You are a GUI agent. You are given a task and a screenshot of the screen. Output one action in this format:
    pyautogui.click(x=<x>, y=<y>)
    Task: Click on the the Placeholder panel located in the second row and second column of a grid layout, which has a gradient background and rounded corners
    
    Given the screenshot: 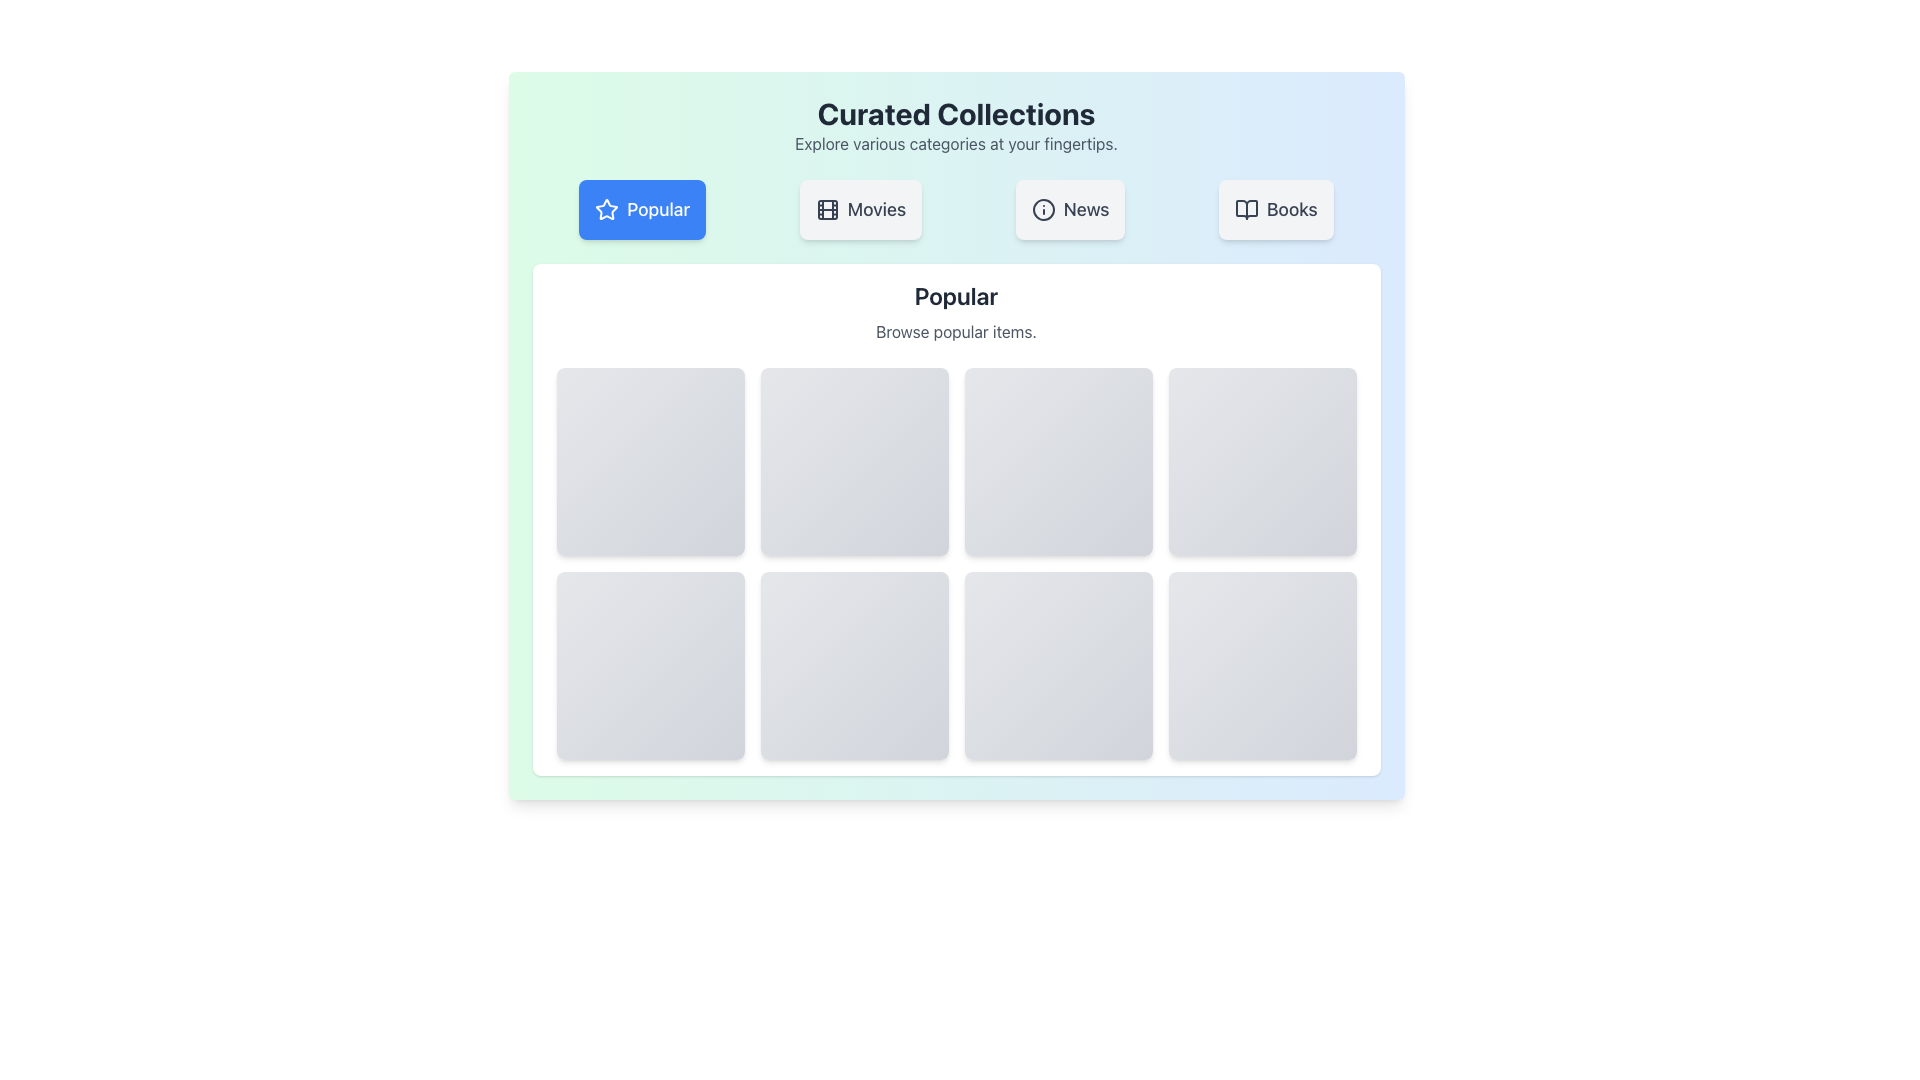 What is the action you would take?
    pyautogui.click(x=854, y=666)
    